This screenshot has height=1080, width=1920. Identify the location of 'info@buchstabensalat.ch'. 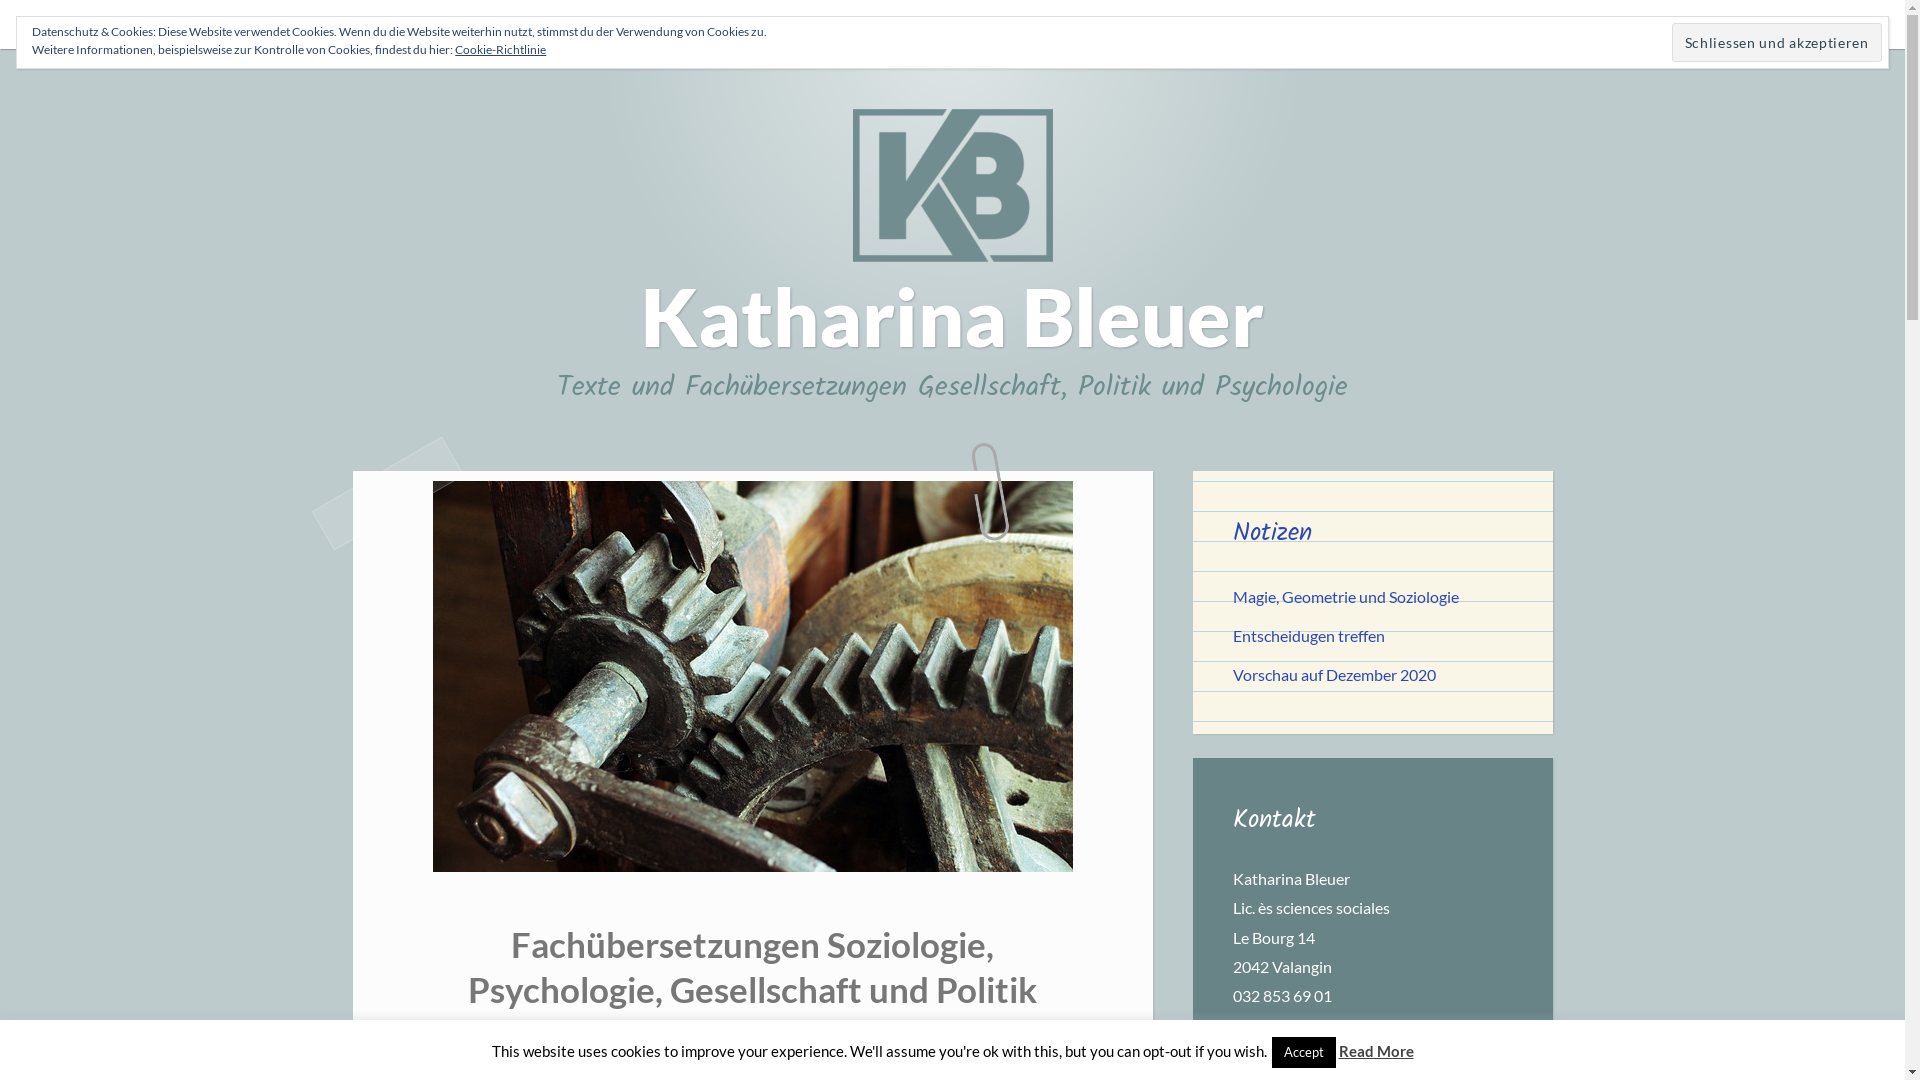
(1318, 1024).